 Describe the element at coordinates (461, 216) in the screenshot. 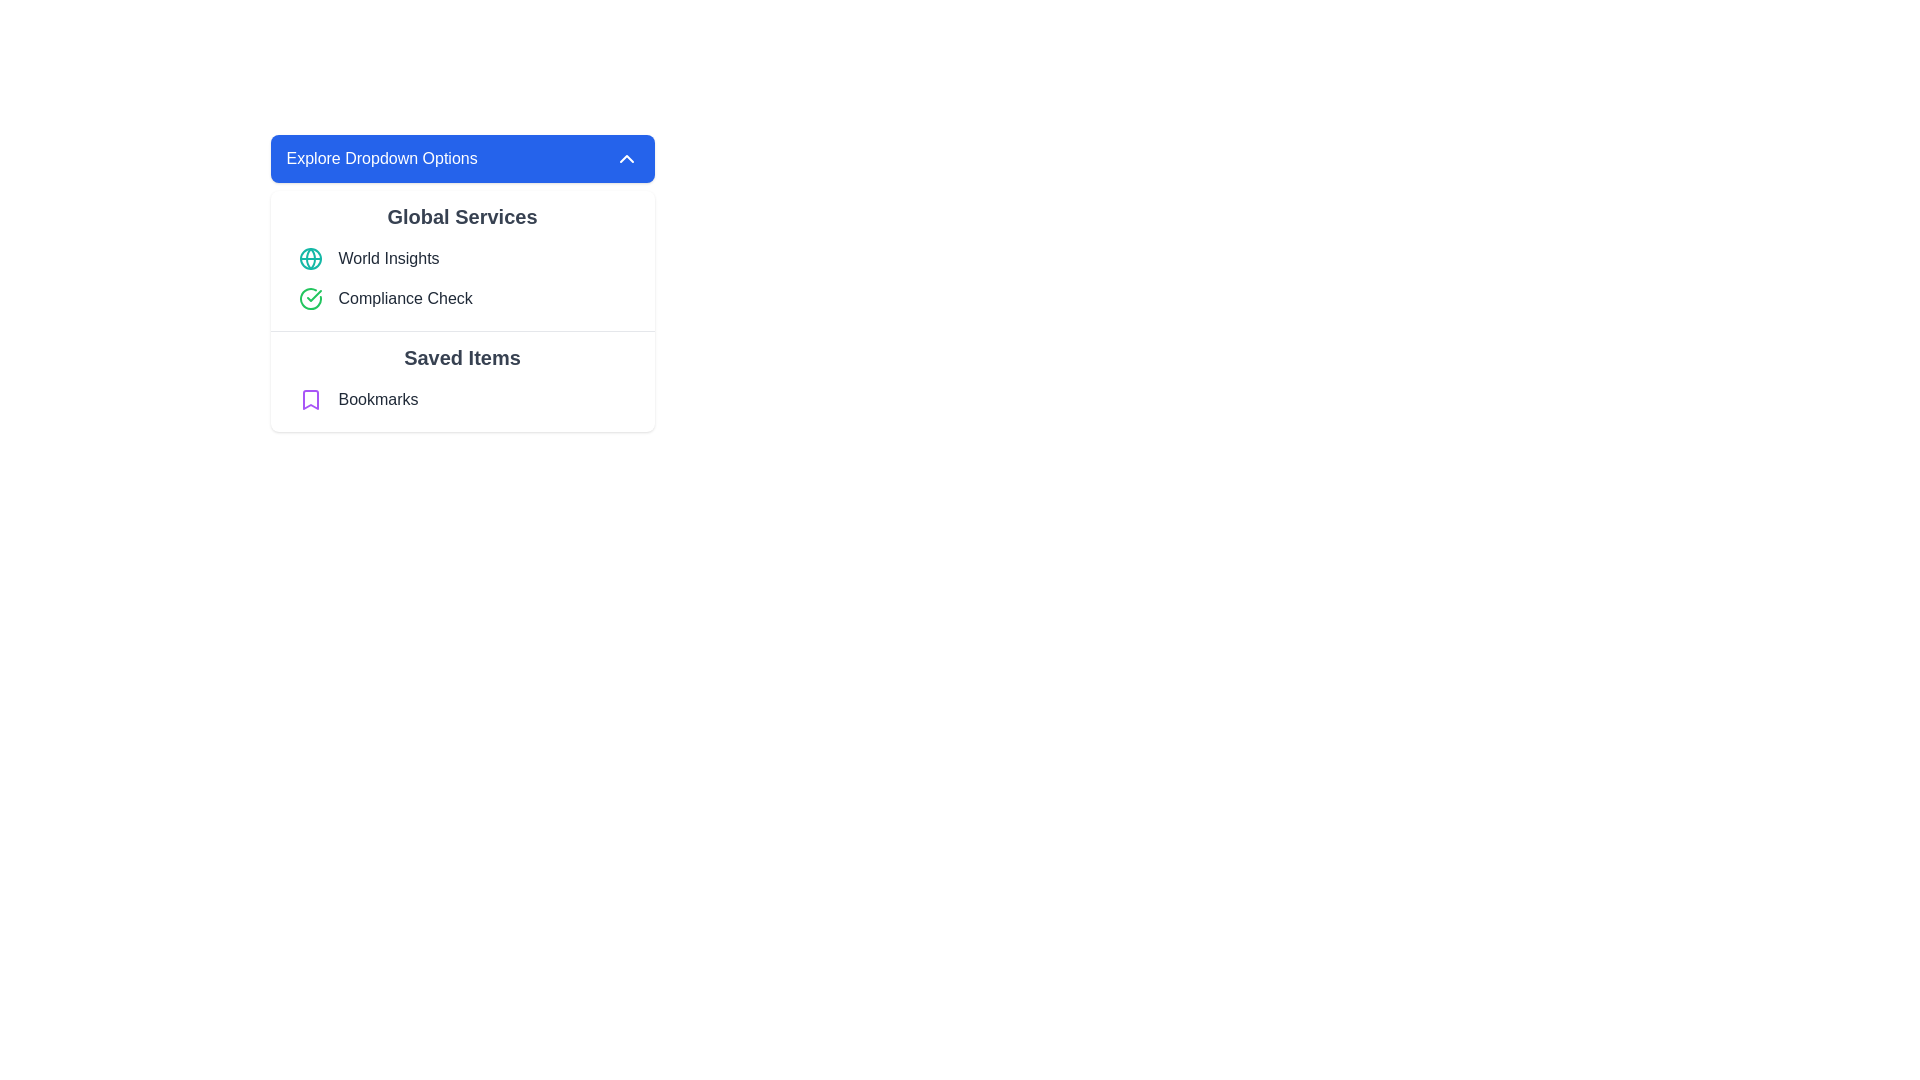

I see `the 'Global Services' text label, which is the first text content in the dropdown section beneath 'Explore Dropdown Options'` at that location.